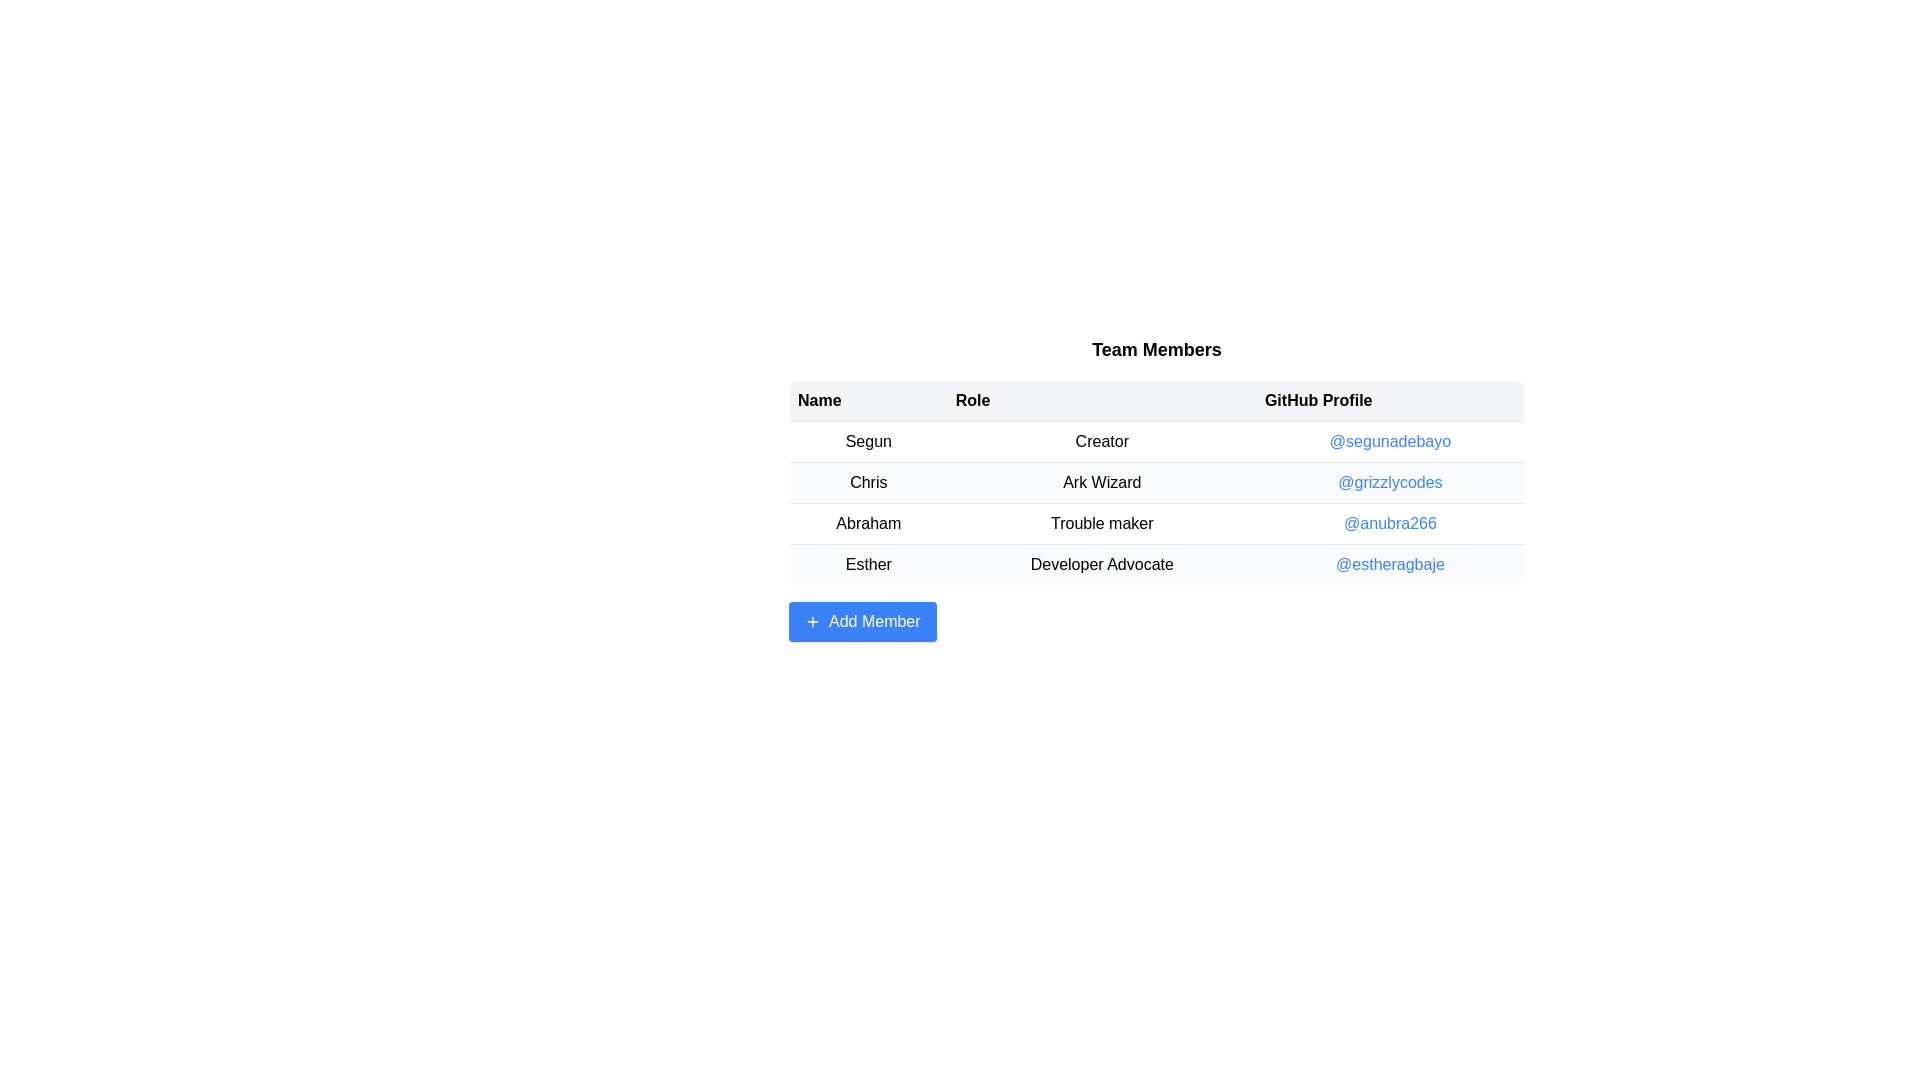 This screenshot has height=1080, width=1920. I want to click on text label 'Creator' located in the second column and first row under the 'Role' heading of the table, which is styled in plain black on a white background, so click(1101, 441).